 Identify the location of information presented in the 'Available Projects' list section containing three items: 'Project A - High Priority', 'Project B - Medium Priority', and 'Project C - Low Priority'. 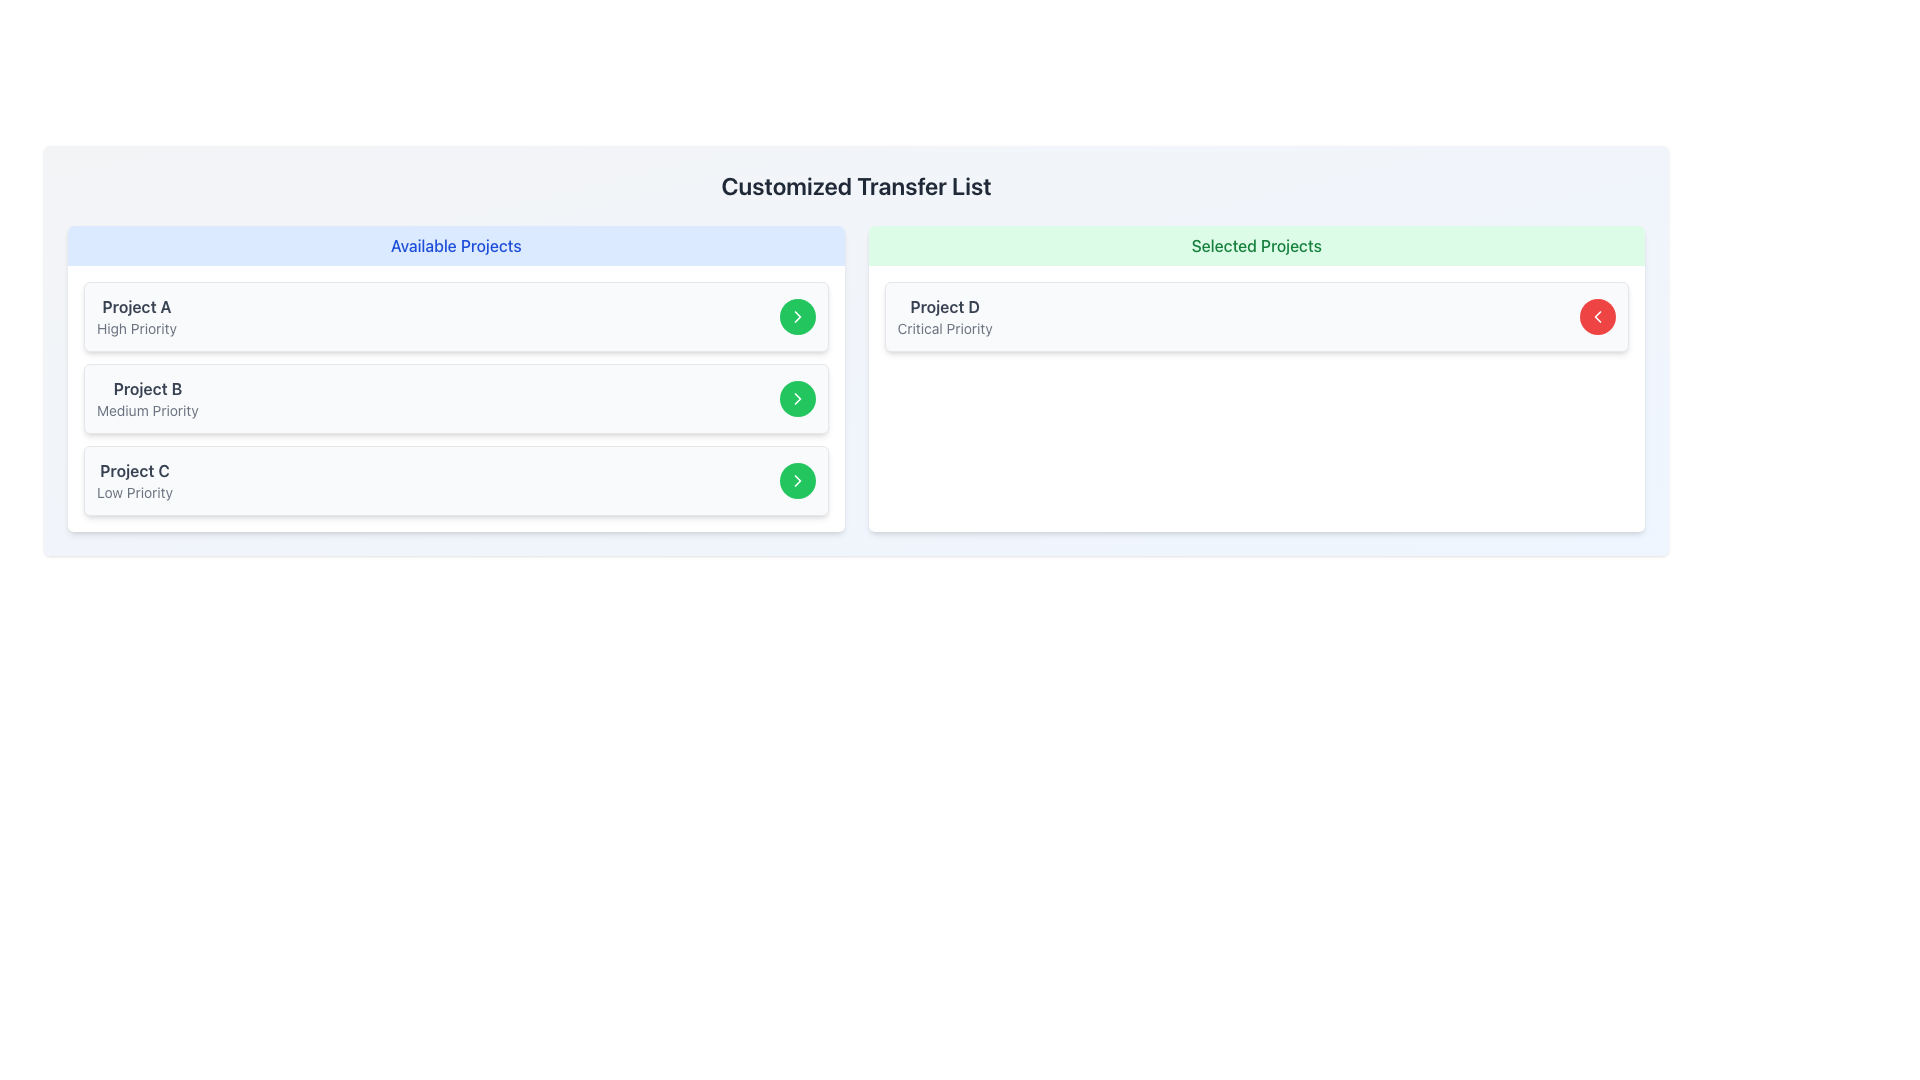
(455, 378).